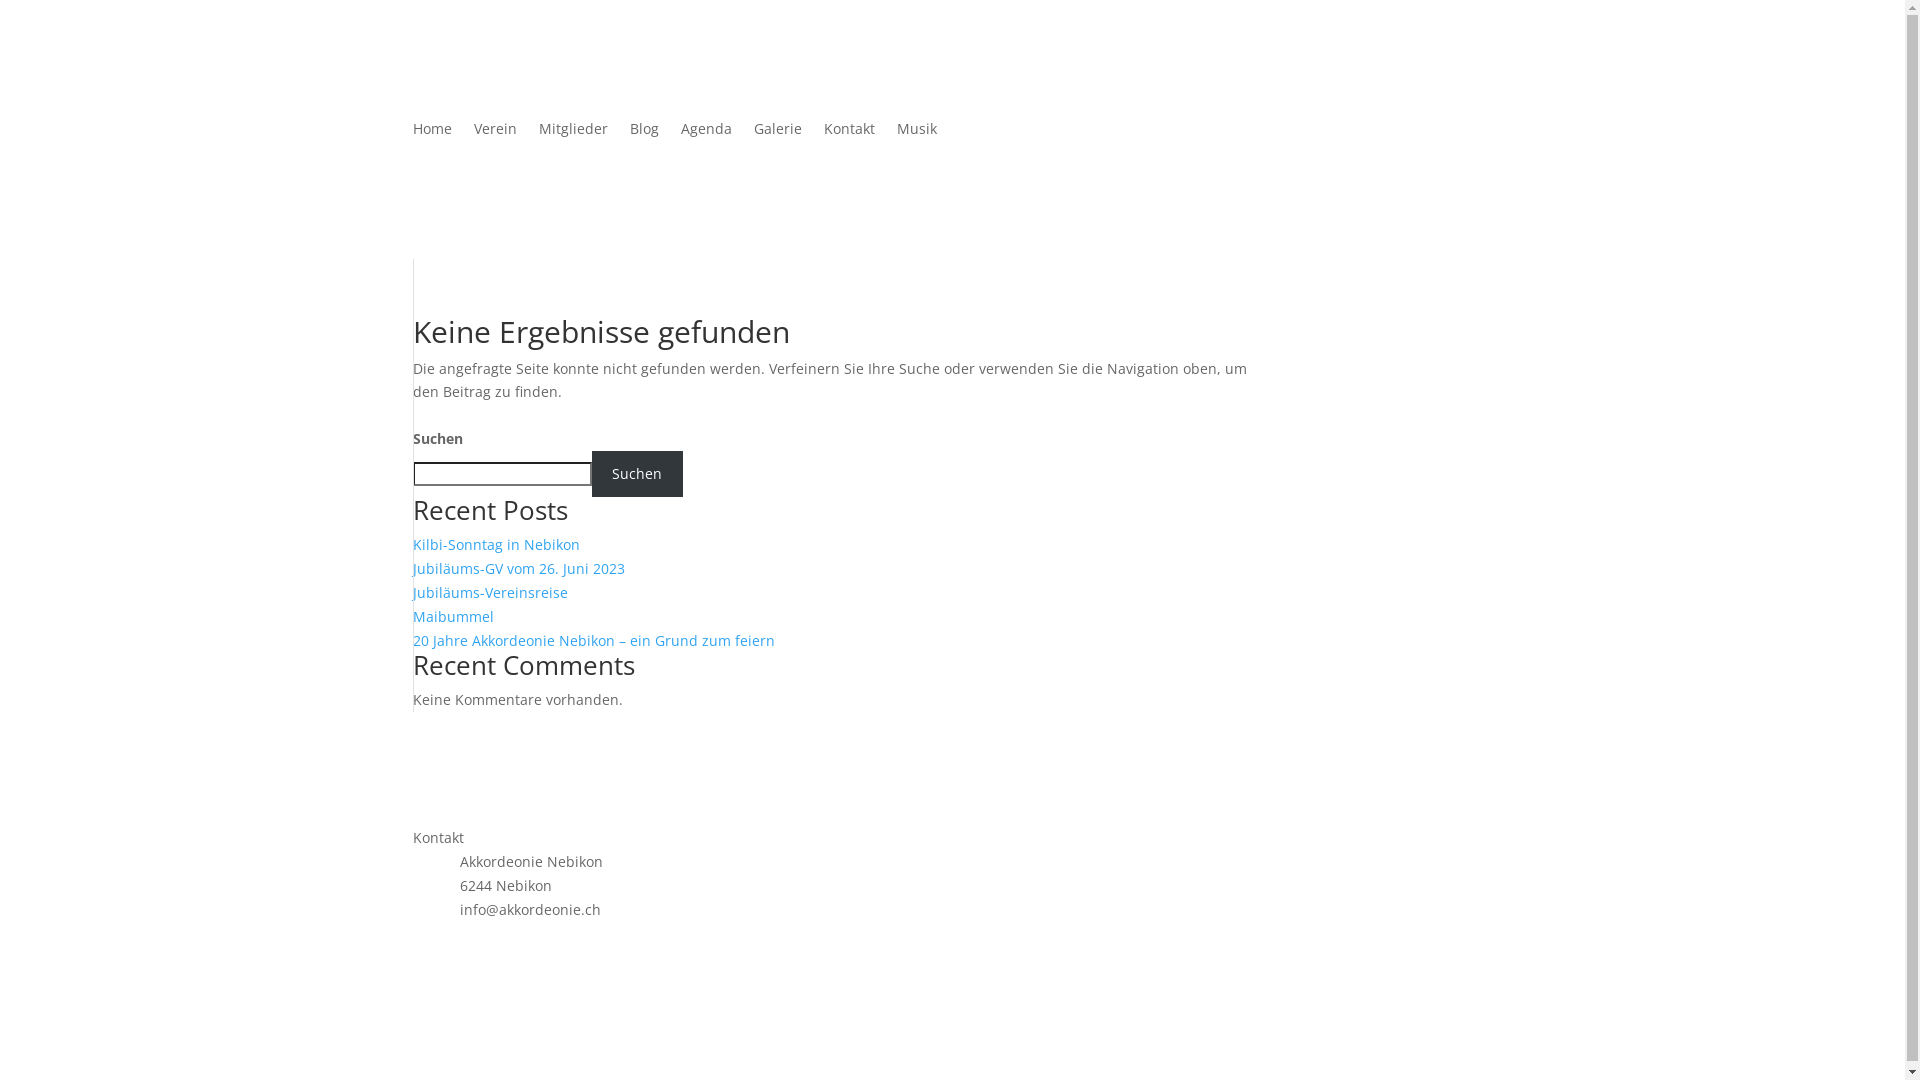 This screenshot has width=1920, height=1080. What do you see at coordinates (451, 615) in the screenshot?
I see `'Maibummel'` at bounding box center [451, 615].